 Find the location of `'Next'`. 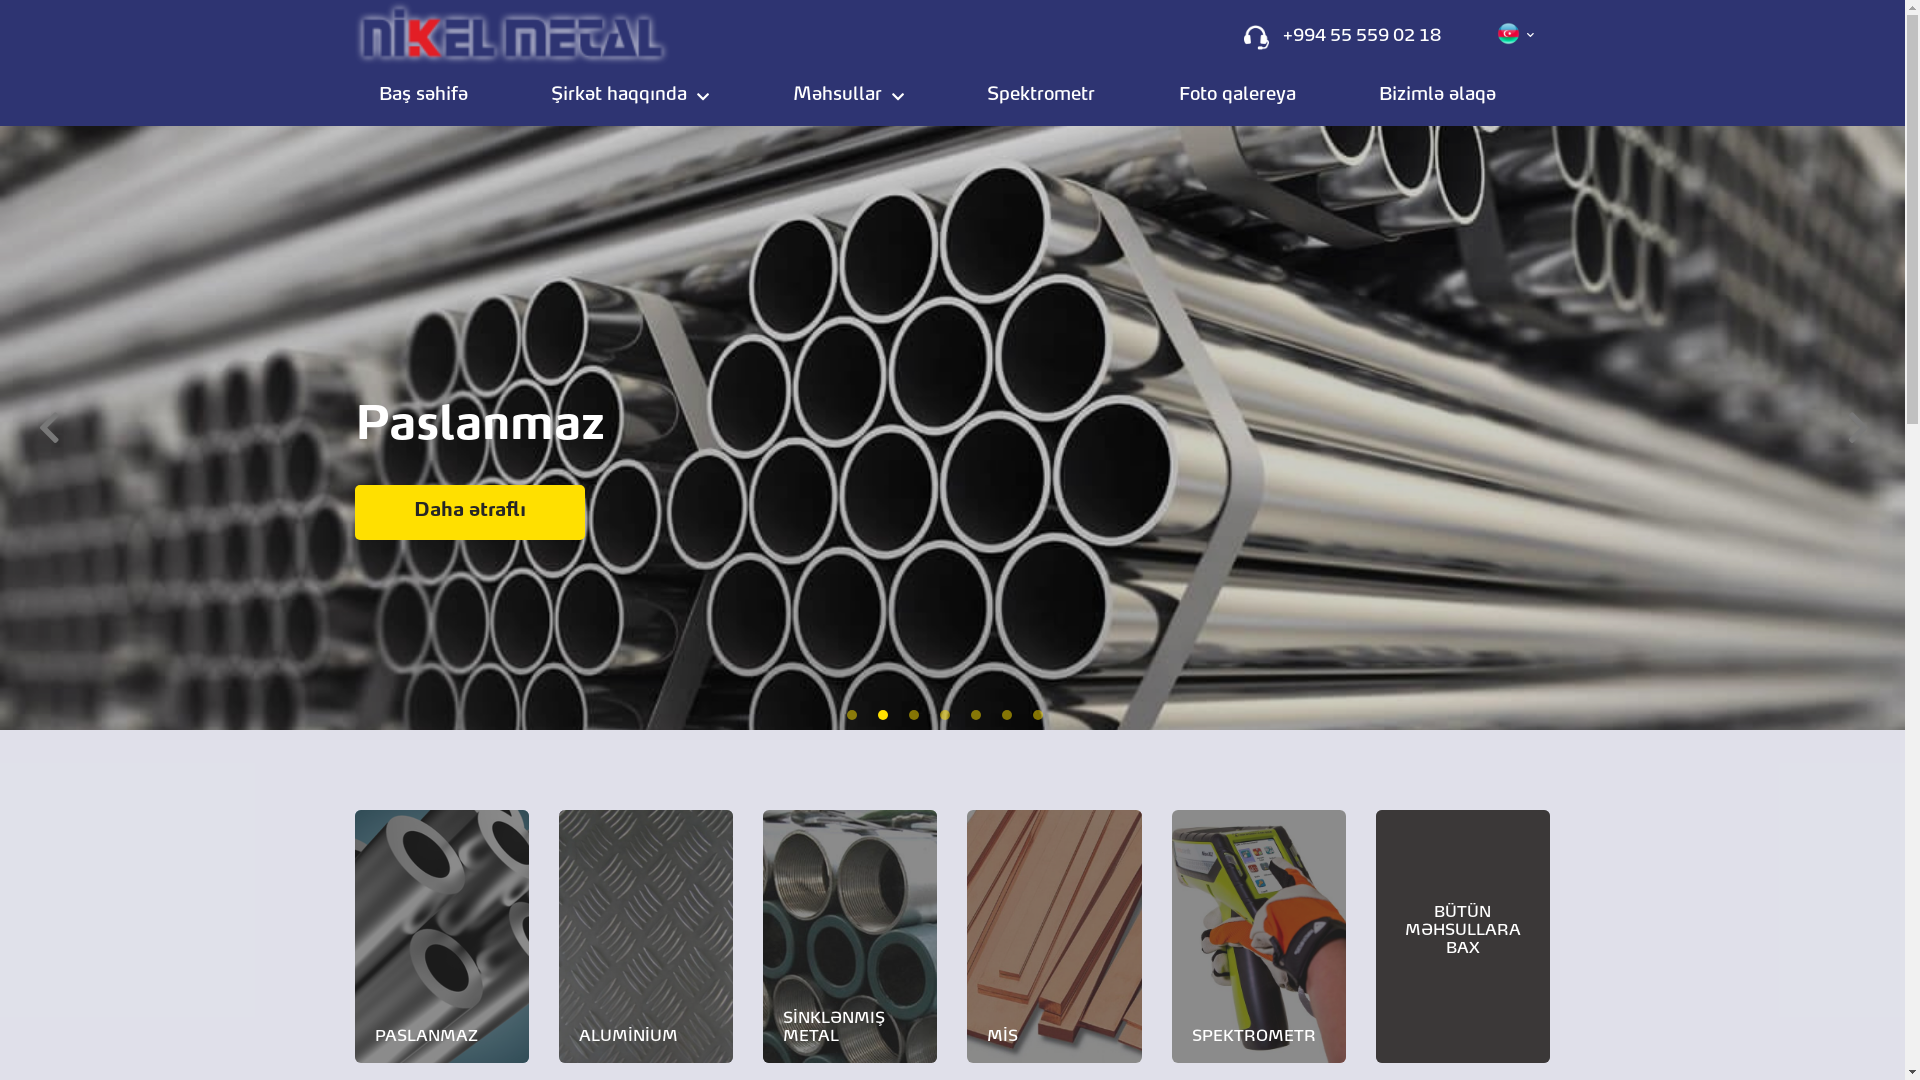

'Next' is located at coordinates (1856, 414).